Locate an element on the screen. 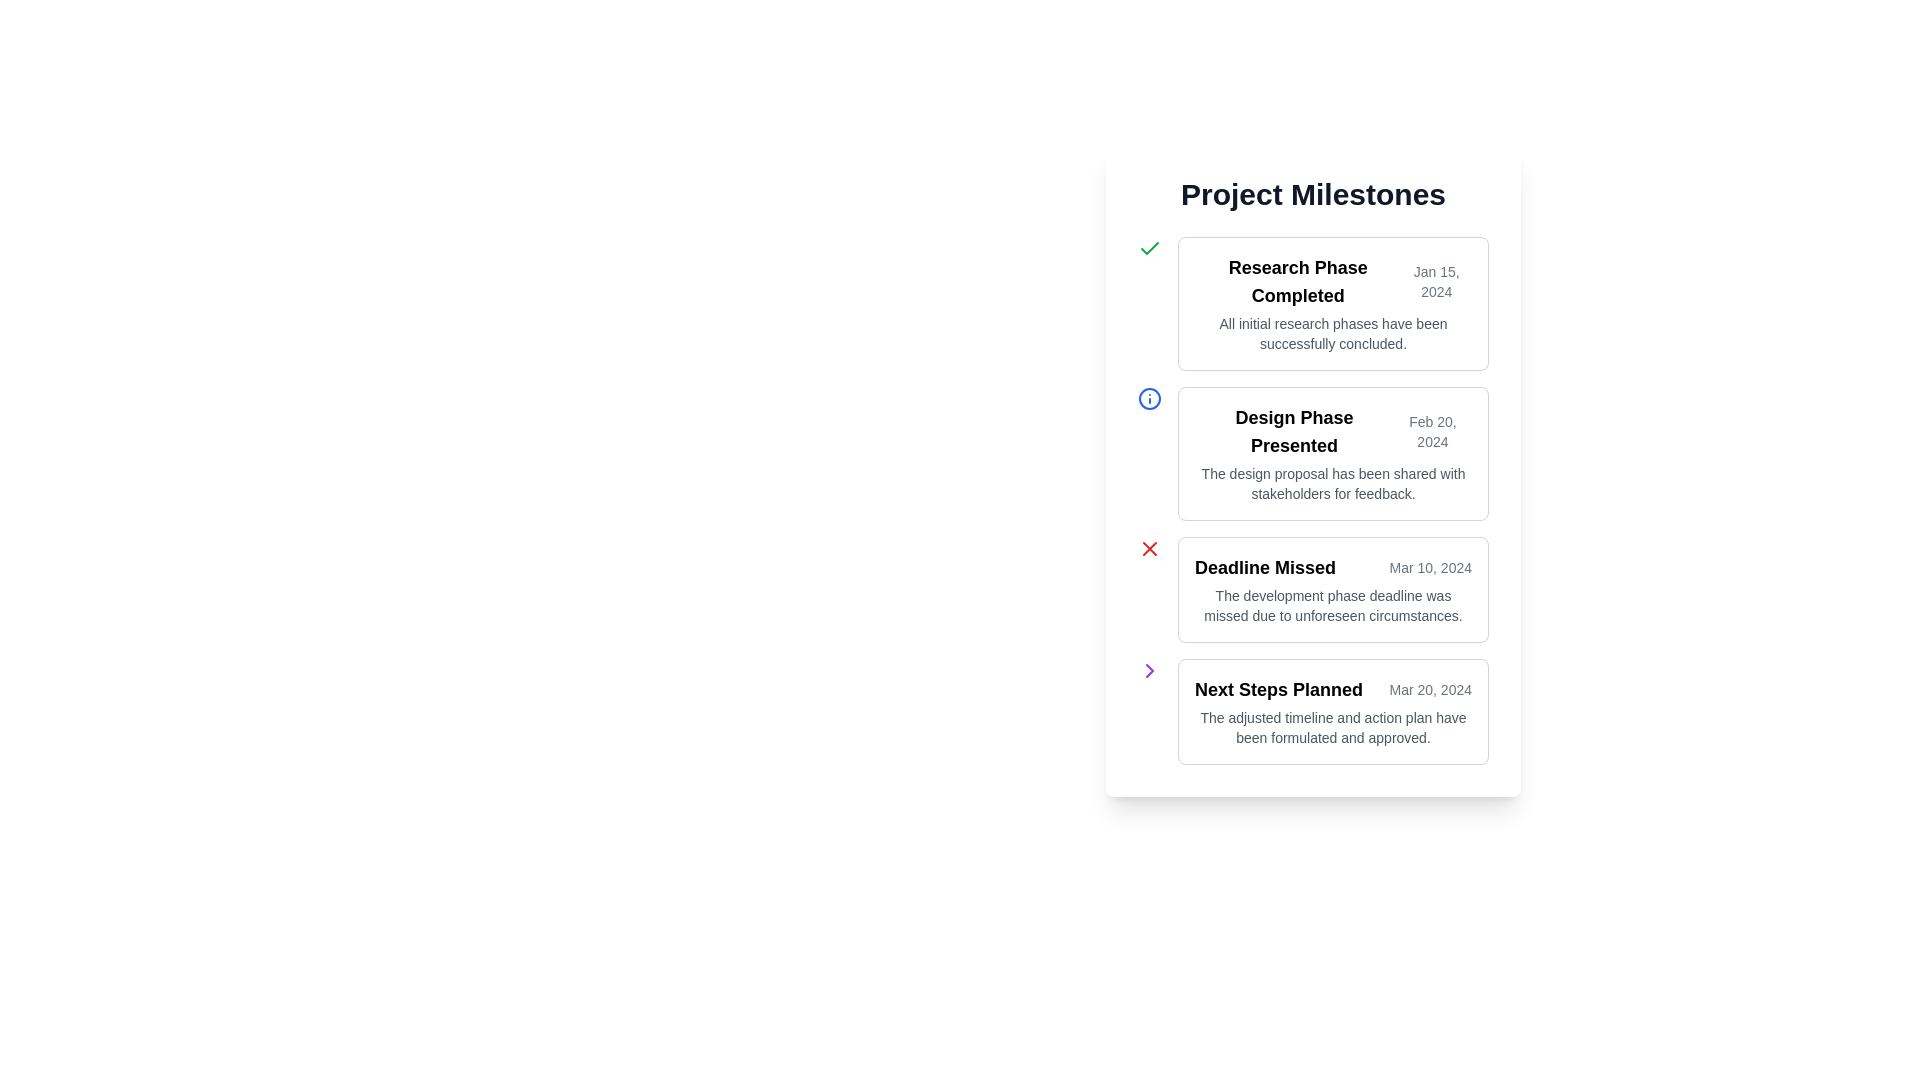  the static text label displaying 'Design Phase Presented', located at the top-left section of a milestone card, above the date text is located at coordinates (1294, 431).